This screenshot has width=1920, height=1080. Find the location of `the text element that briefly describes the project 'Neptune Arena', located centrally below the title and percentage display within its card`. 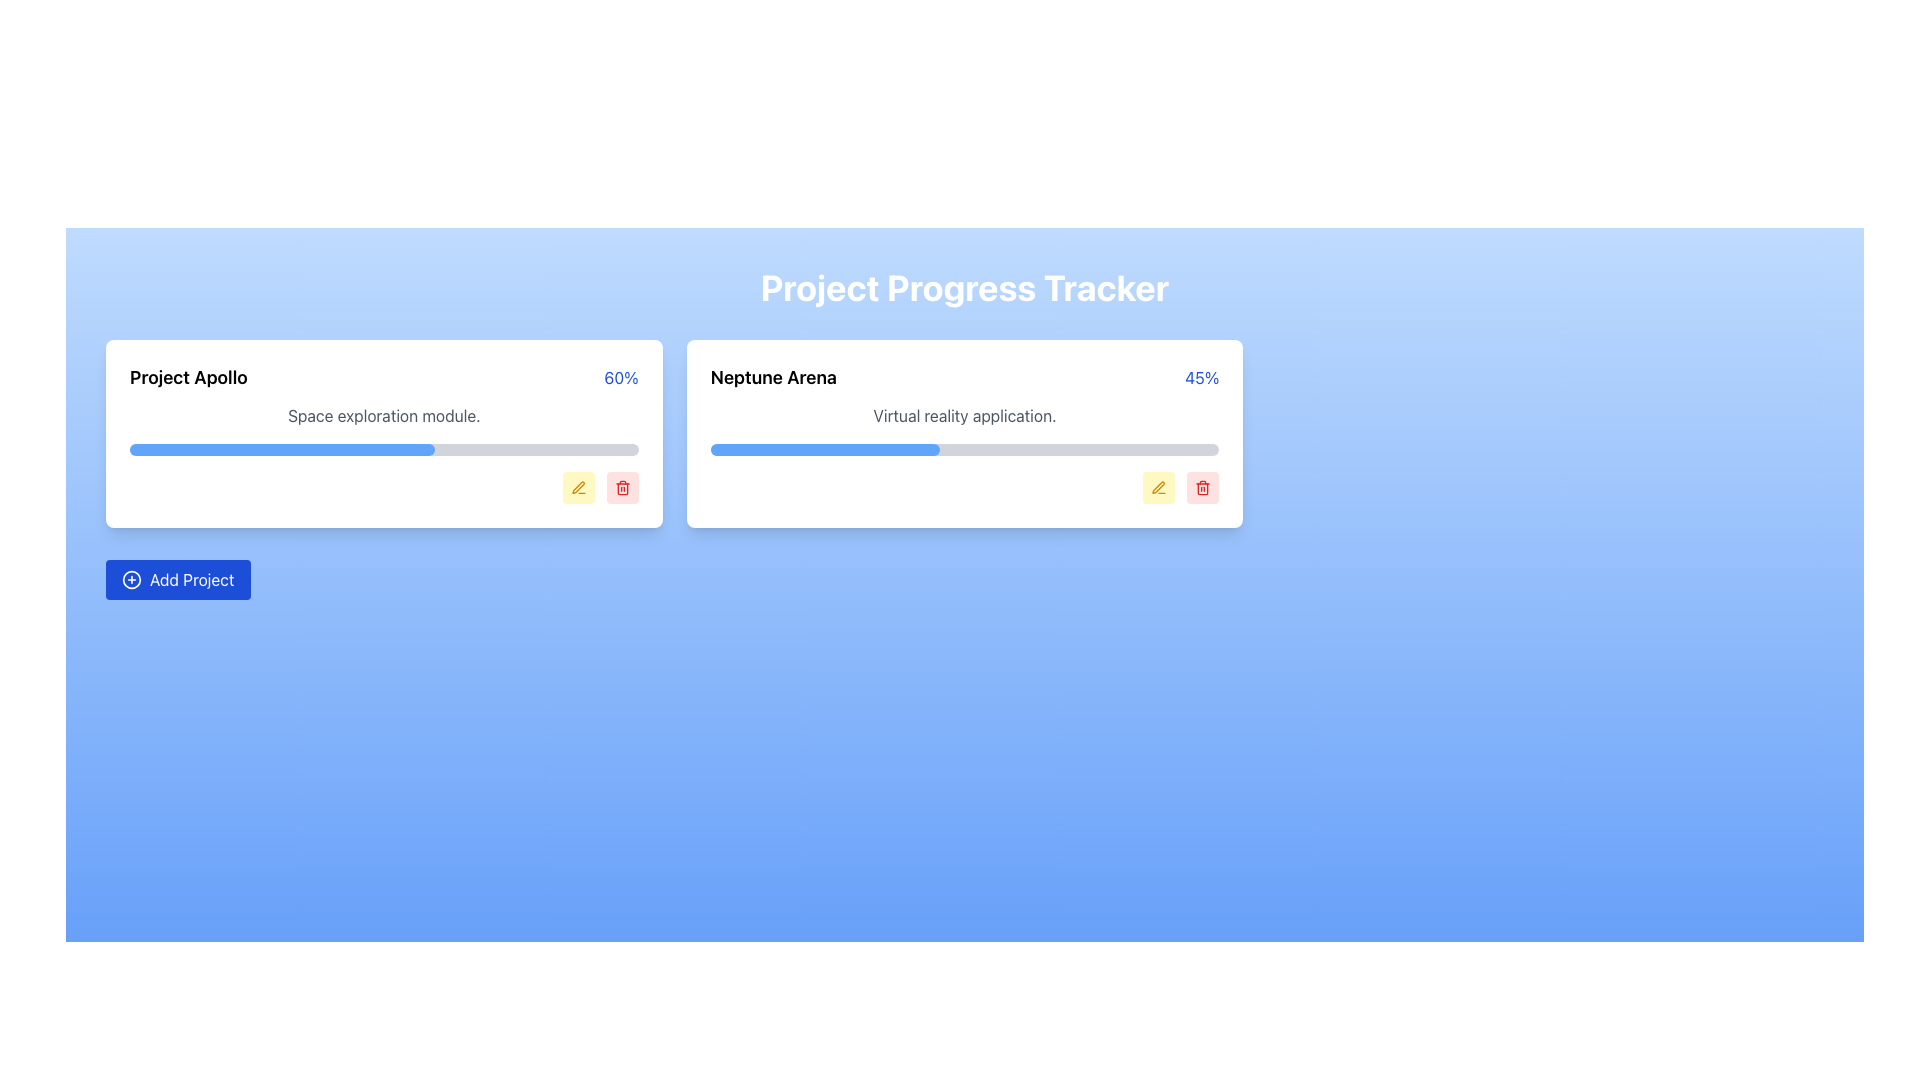

the text element that briefly describes the project 'Neptune Arena', located centrally below the title and percentage display within its card is located at coordinates (964, 415).